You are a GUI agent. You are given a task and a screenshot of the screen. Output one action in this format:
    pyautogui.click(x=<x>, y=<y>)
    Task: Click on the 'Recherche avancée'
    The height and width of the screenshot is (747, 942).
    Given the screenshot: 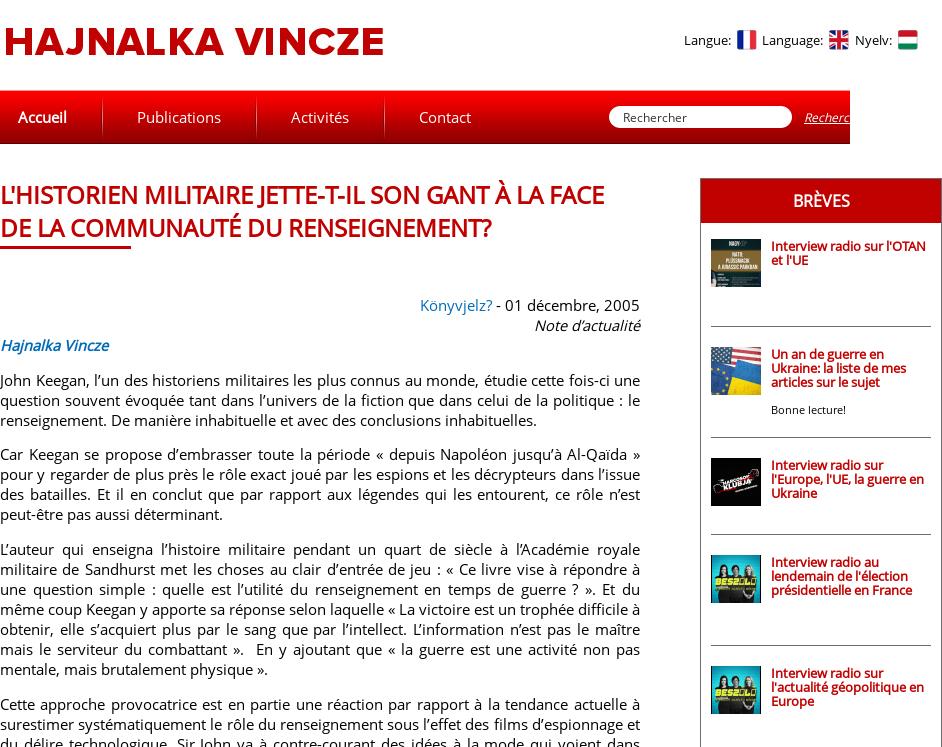 What is the action you would take?
    pyautogui.click(x=858, y=116)
    